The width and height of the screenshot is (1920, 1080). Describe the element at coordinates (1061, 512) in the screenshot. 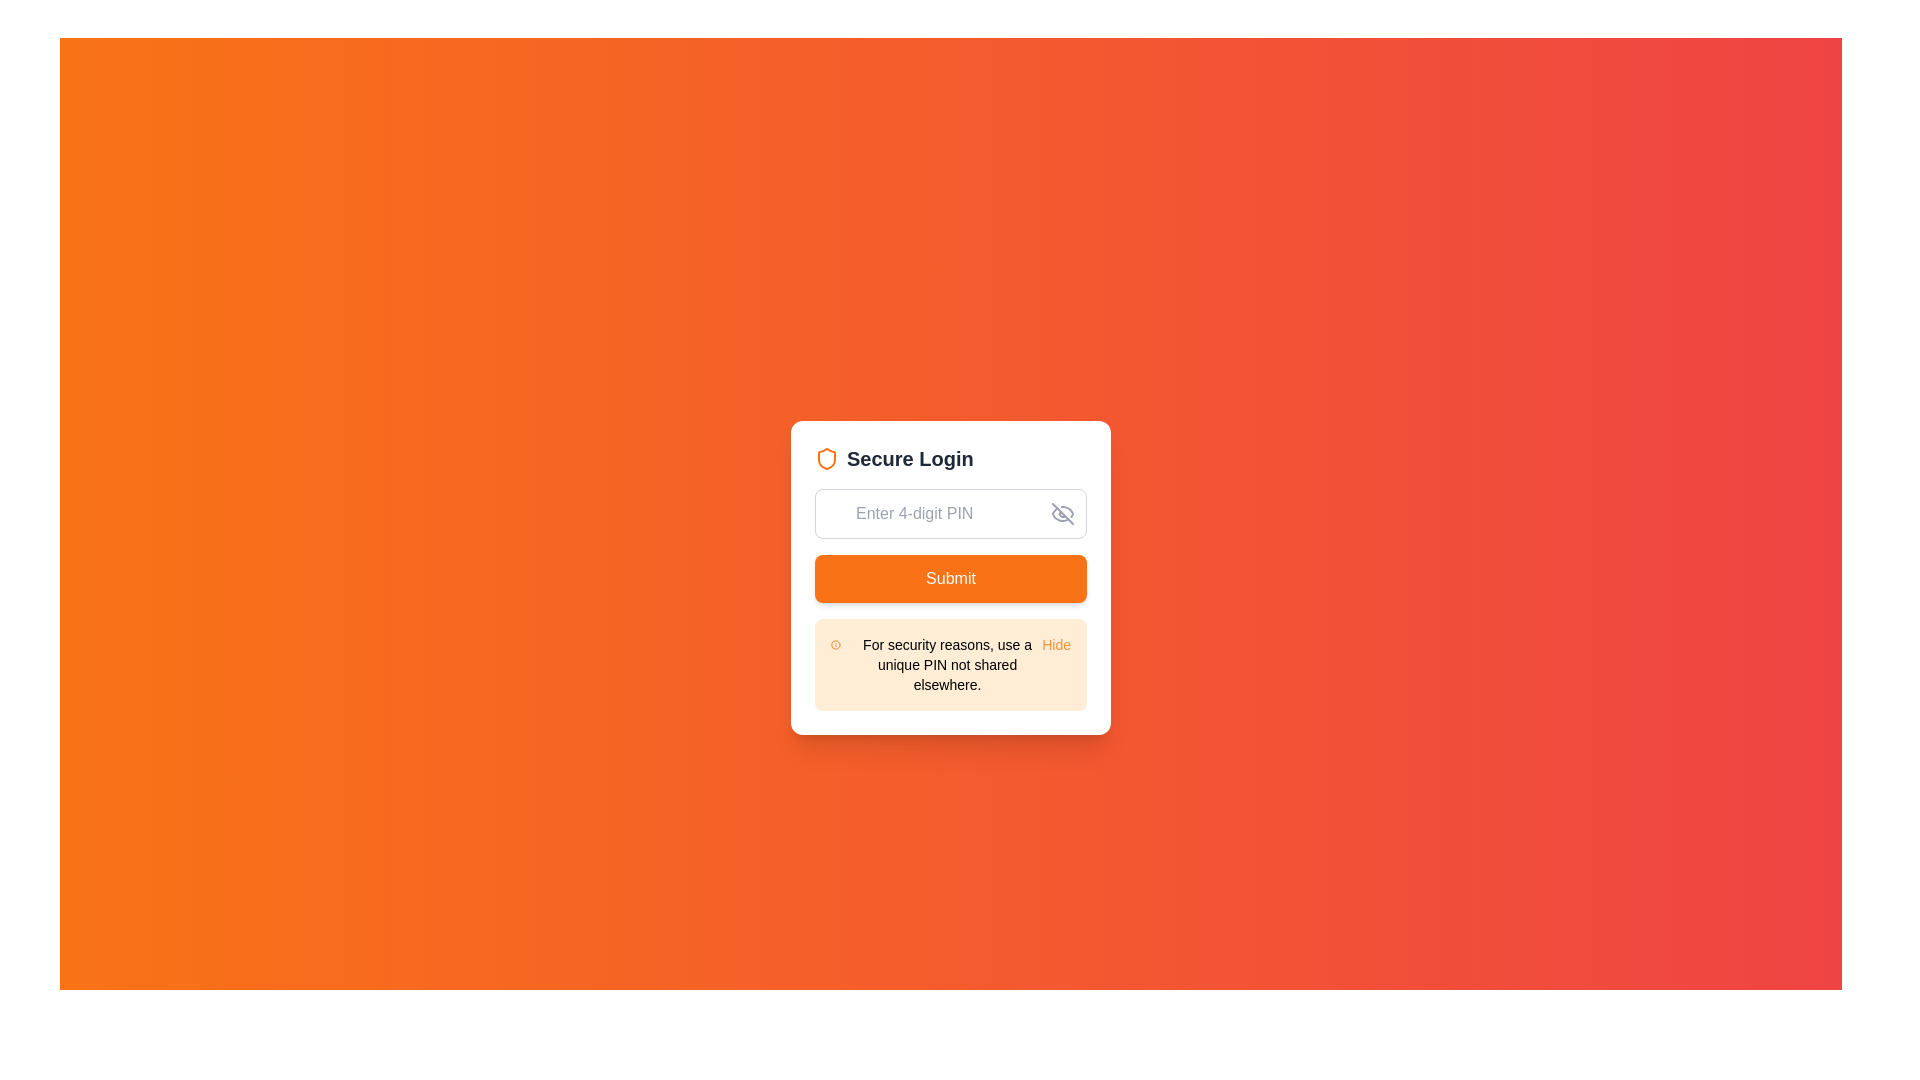

I see `the eye-shaped icon button` at that location.